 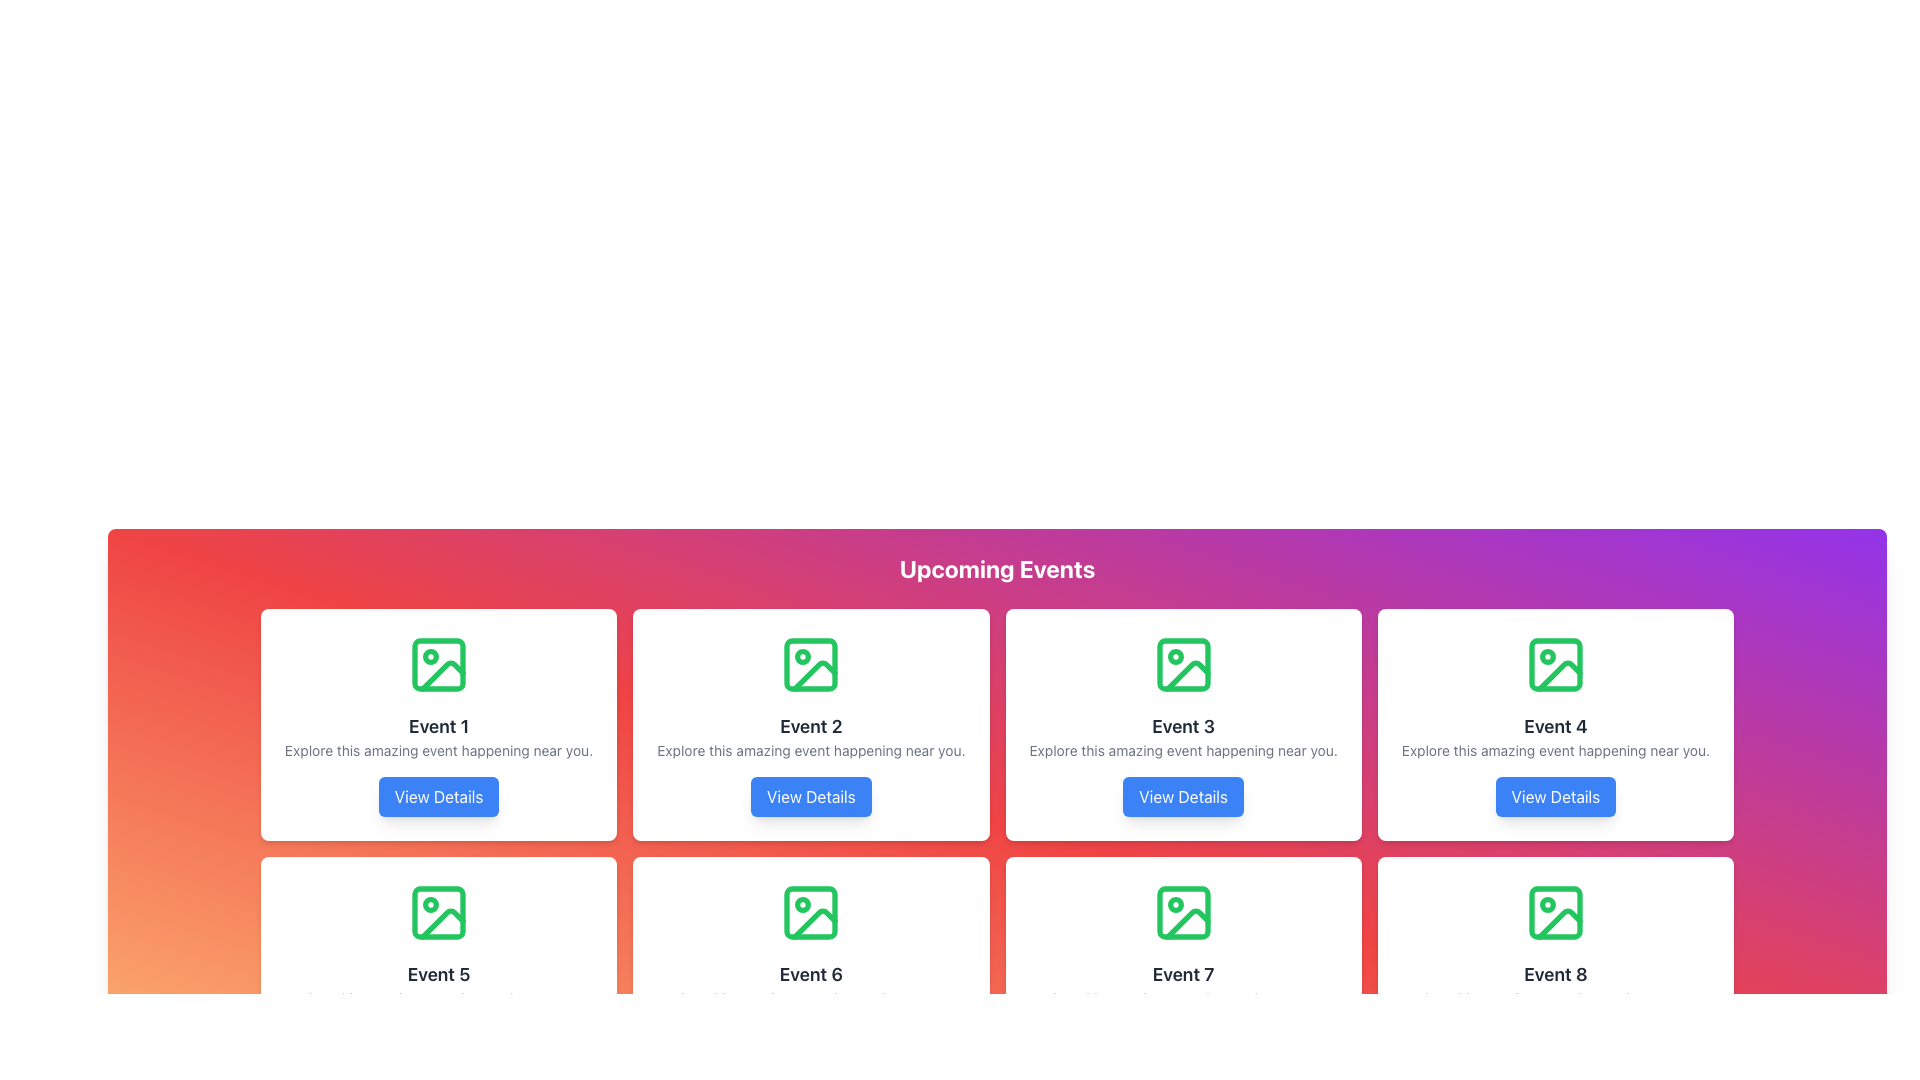 I want to click on the Decorative SVG Element located within the picture icon of the 'Event 2' card, positioned in the top row, second column of the grid layout, so click(x=803, y=656).